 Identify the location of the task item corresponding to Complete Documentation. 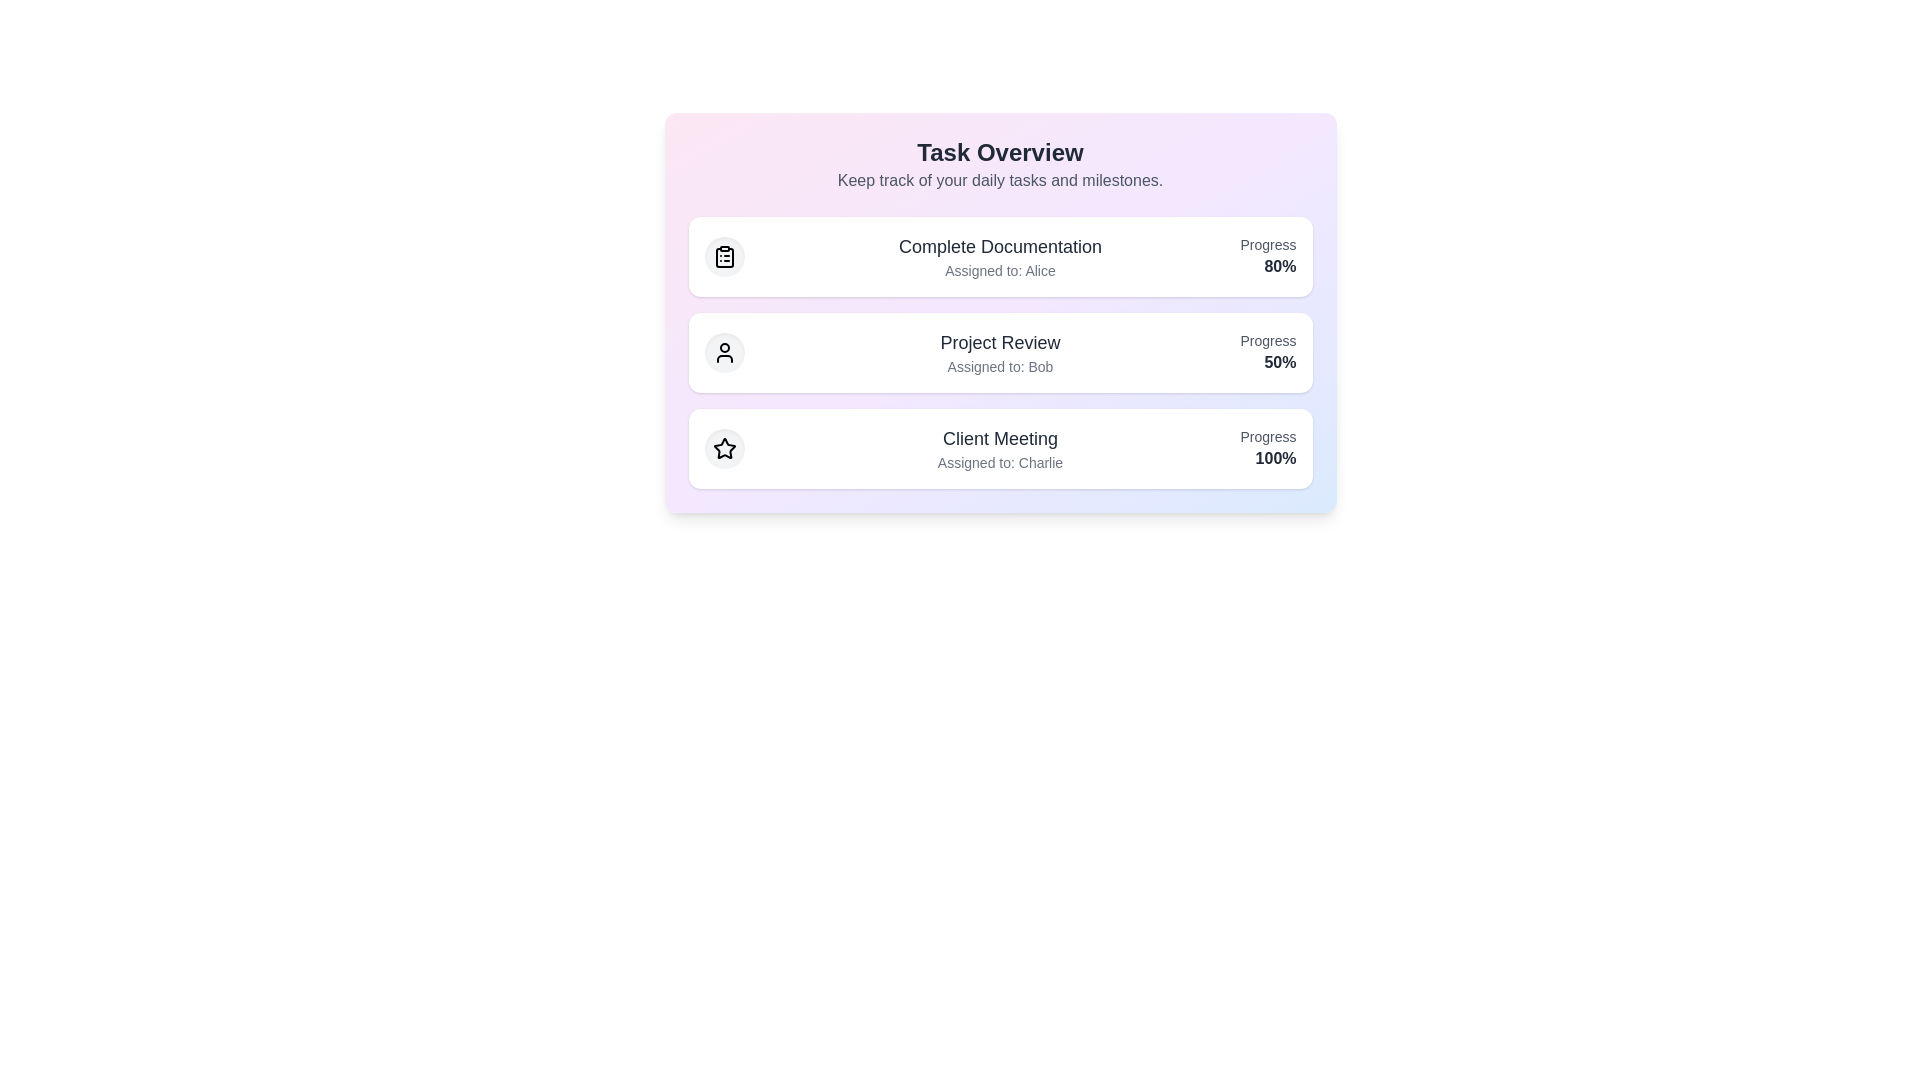
(1000, 256).